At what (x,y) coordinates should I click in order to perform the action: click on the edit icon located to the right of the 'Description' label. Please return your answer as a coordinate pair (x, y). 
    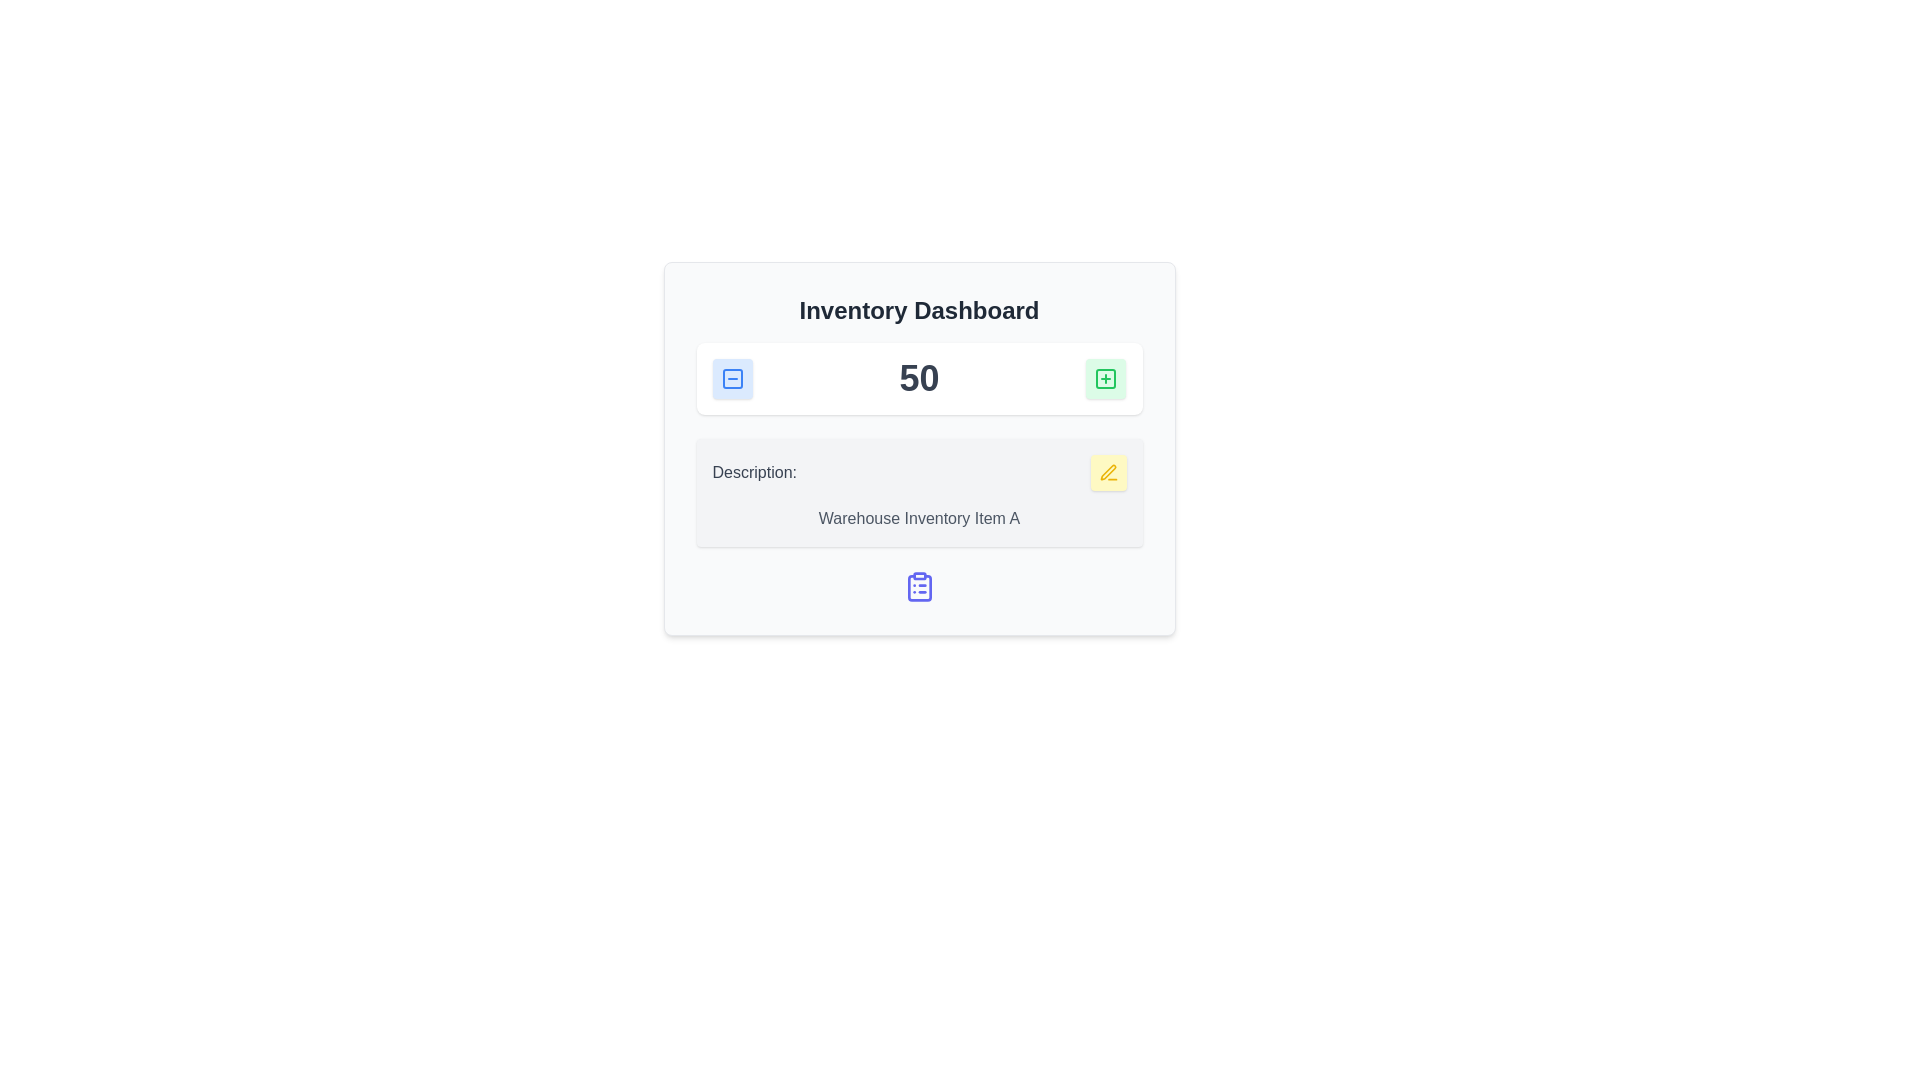
    Looking at the image, I should click on (1107, 473).